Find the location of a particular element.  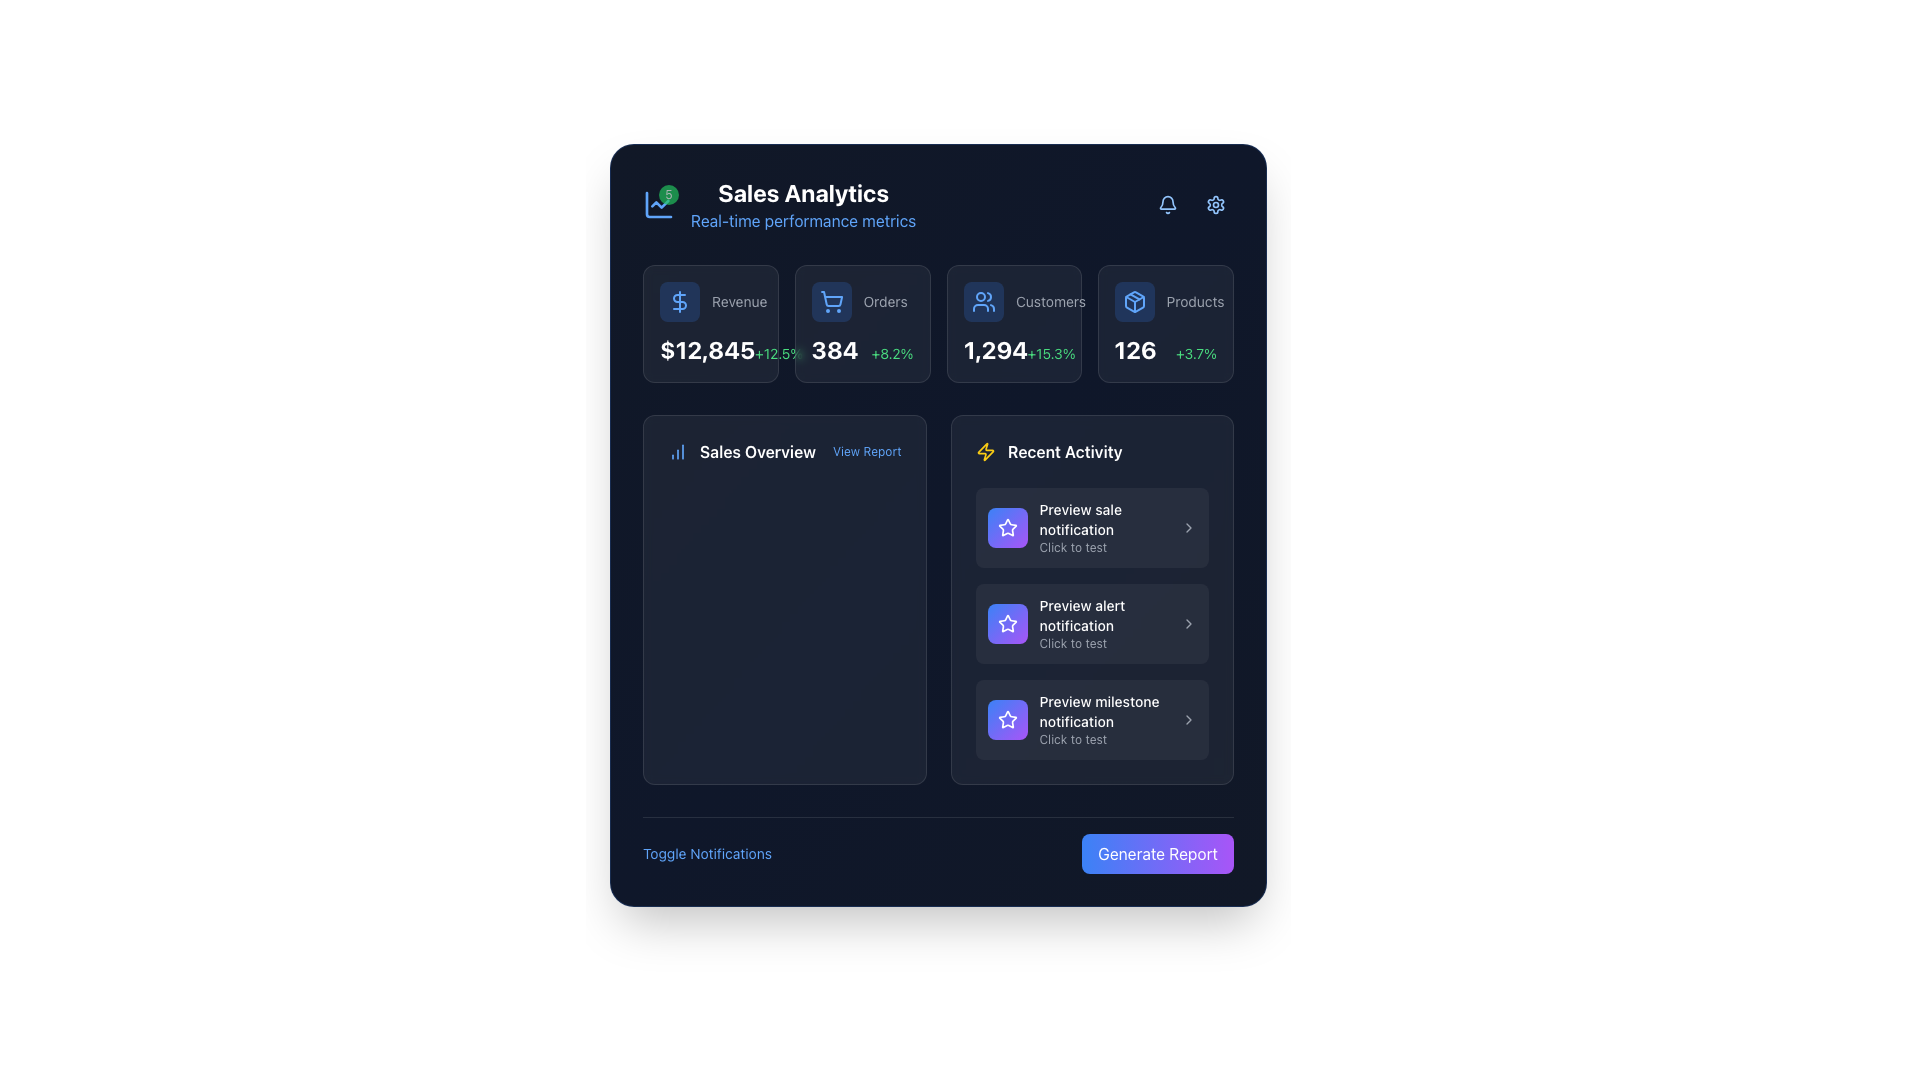

the small text label displaying 'Click to test' located beneath the 'Preview milestone notification' in the 'Recent Activity' section is located at coordinates (1103, 740).